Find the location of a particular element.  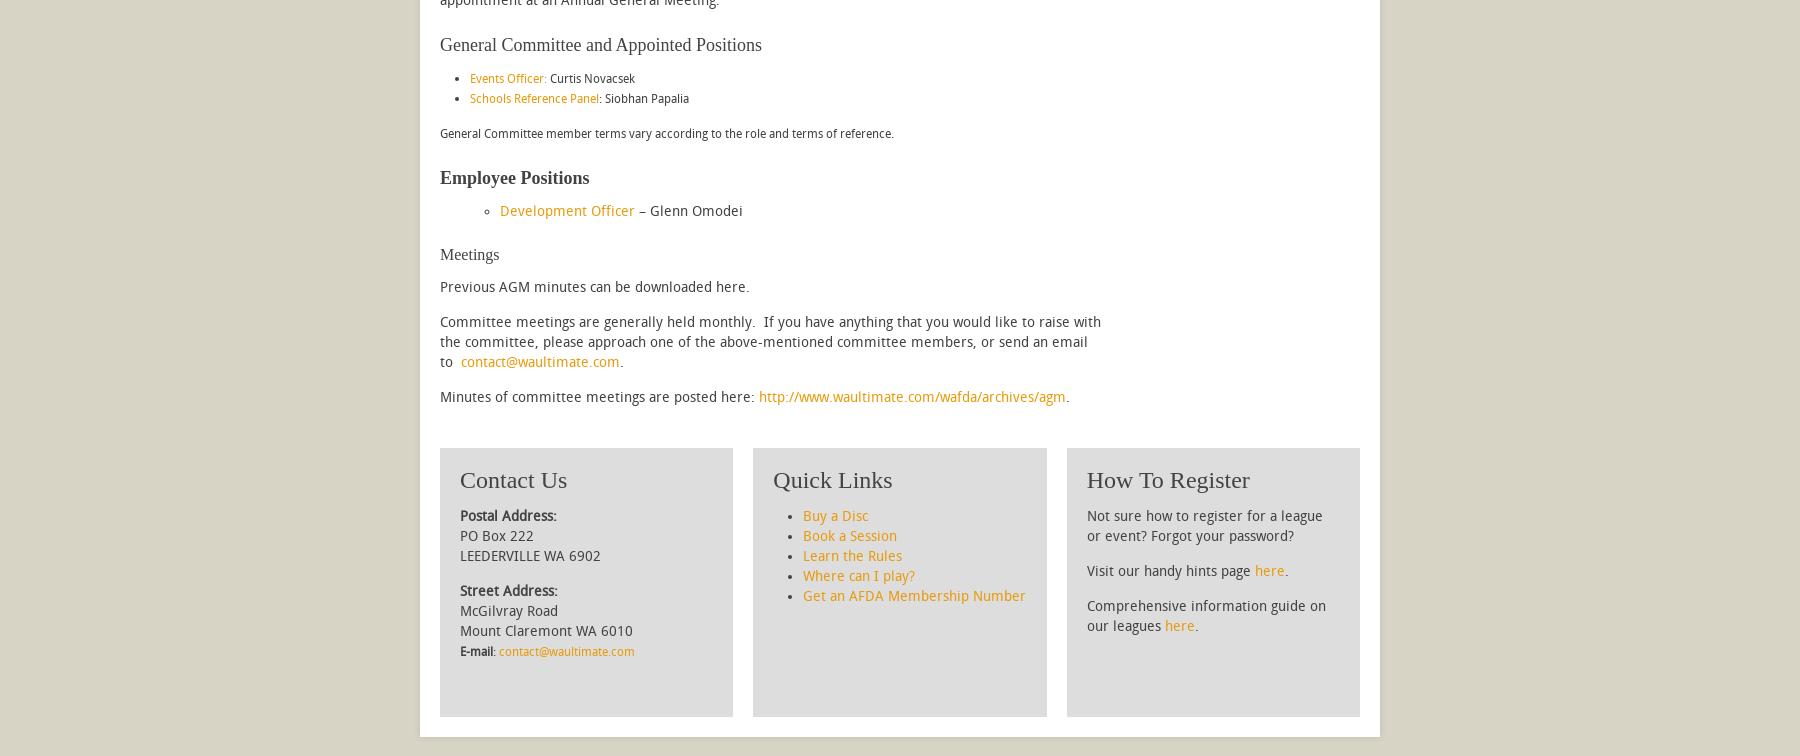

'Employee Positions' is located at coordinates (439, 177).